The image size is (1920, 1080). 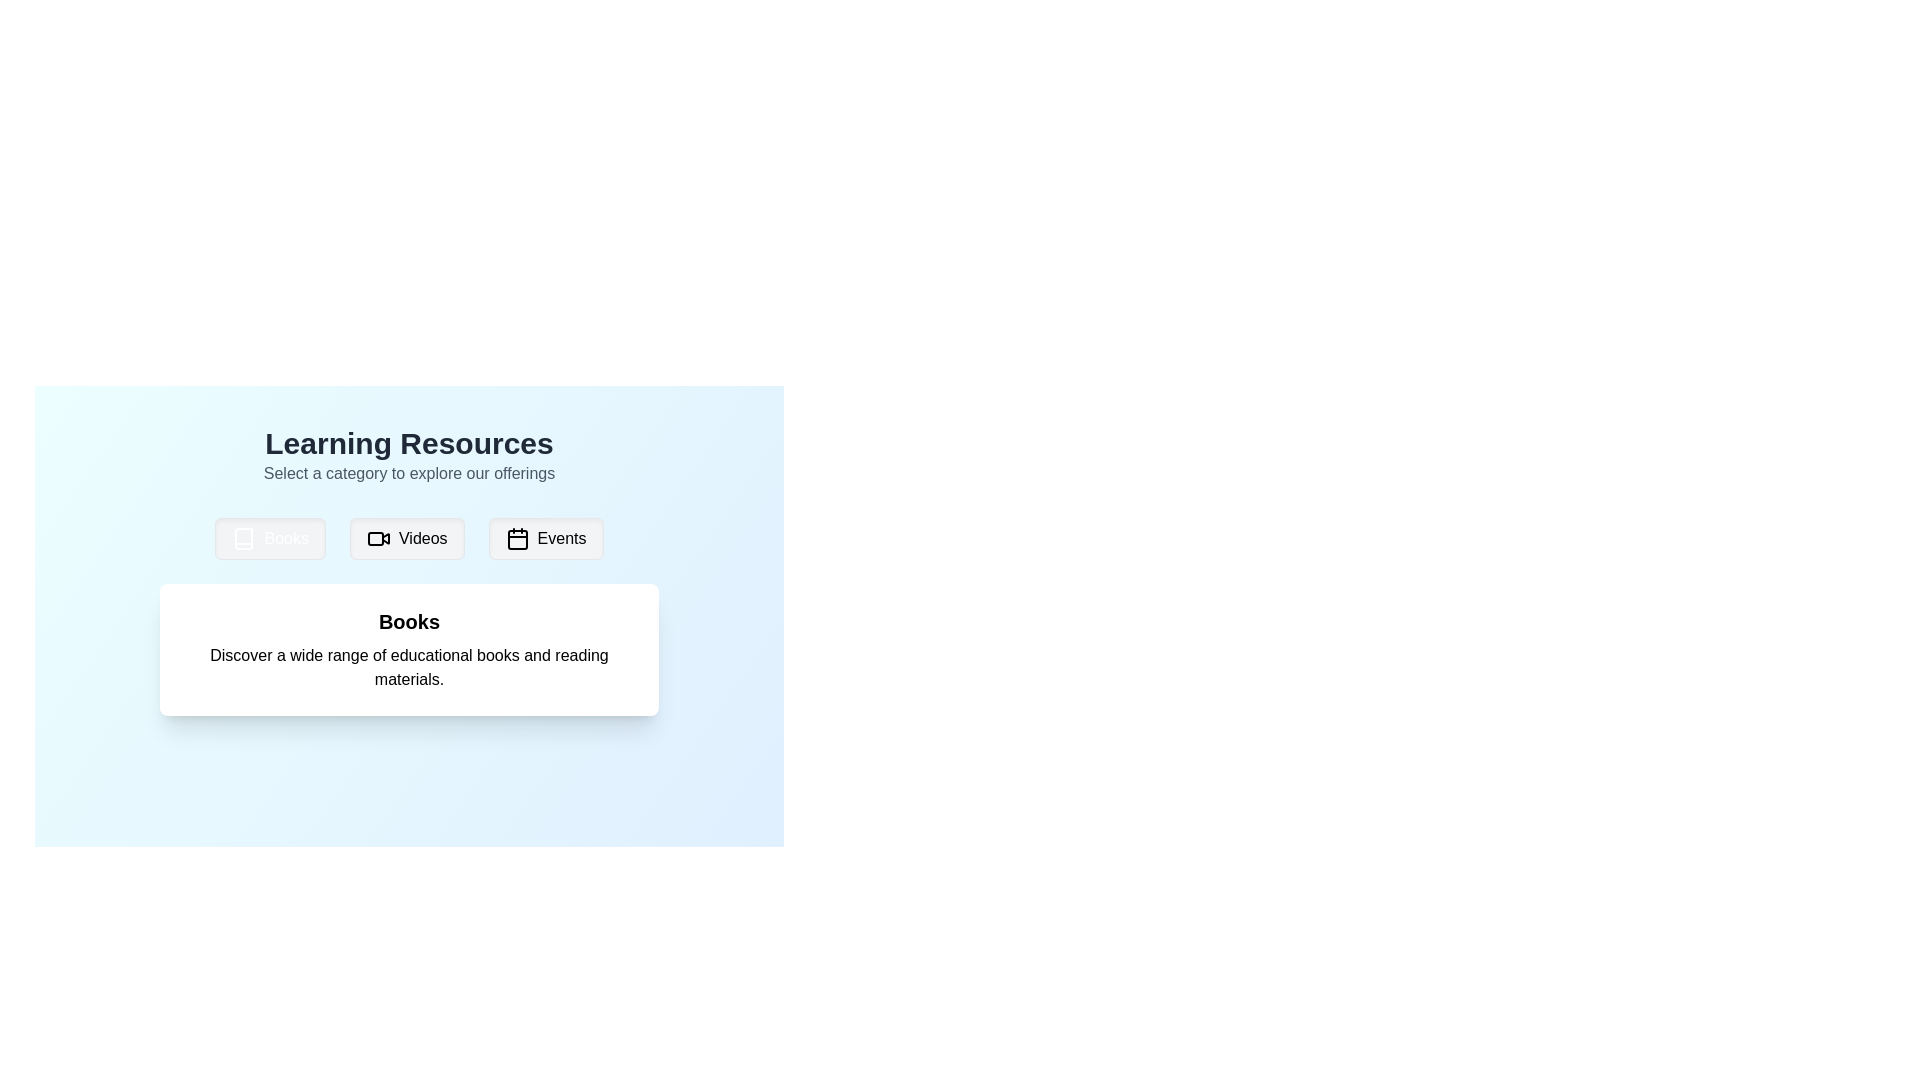 I want to click on the 'Events' button to interact with the associated functionality, which is represented by the icon located at the leftmost position of the button, so click(x=517, y=538).